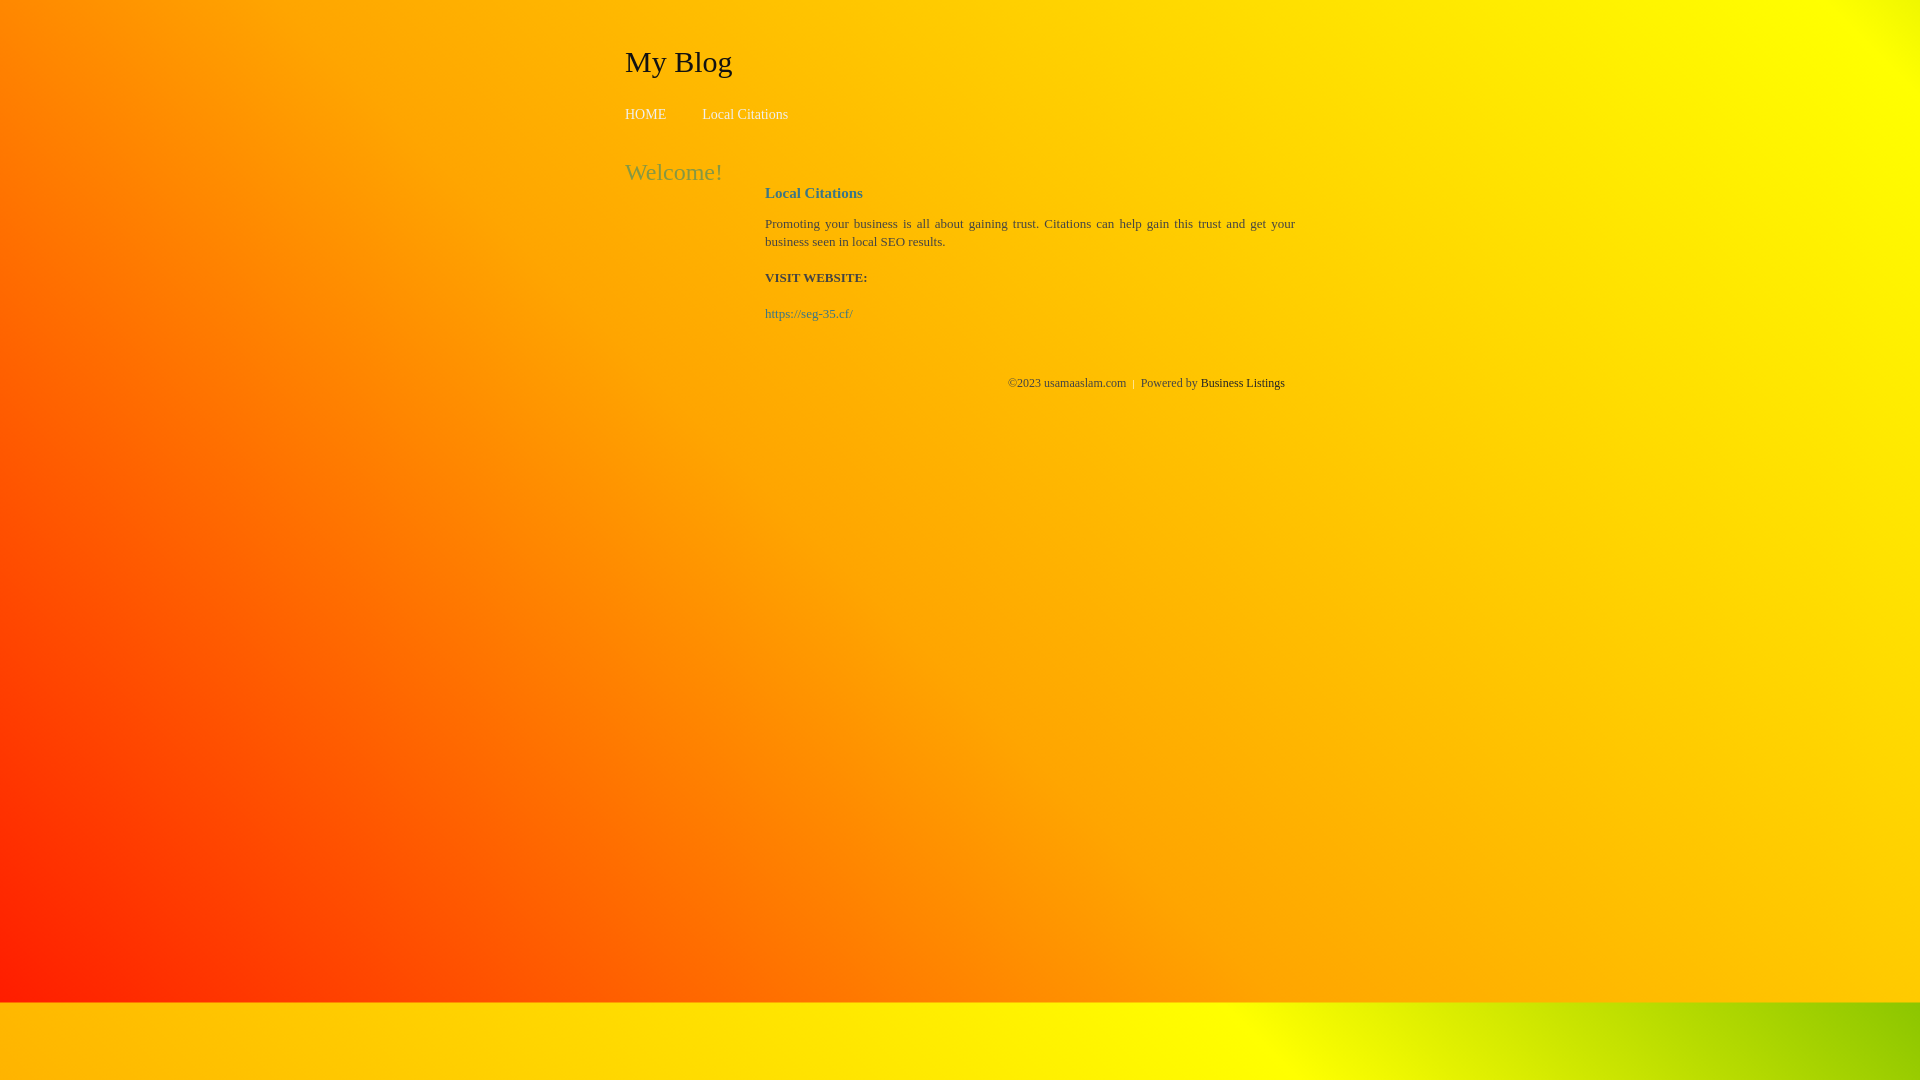 The image size is (1920, 1080). I want to click on 'Local Citations', so click(743, 114).